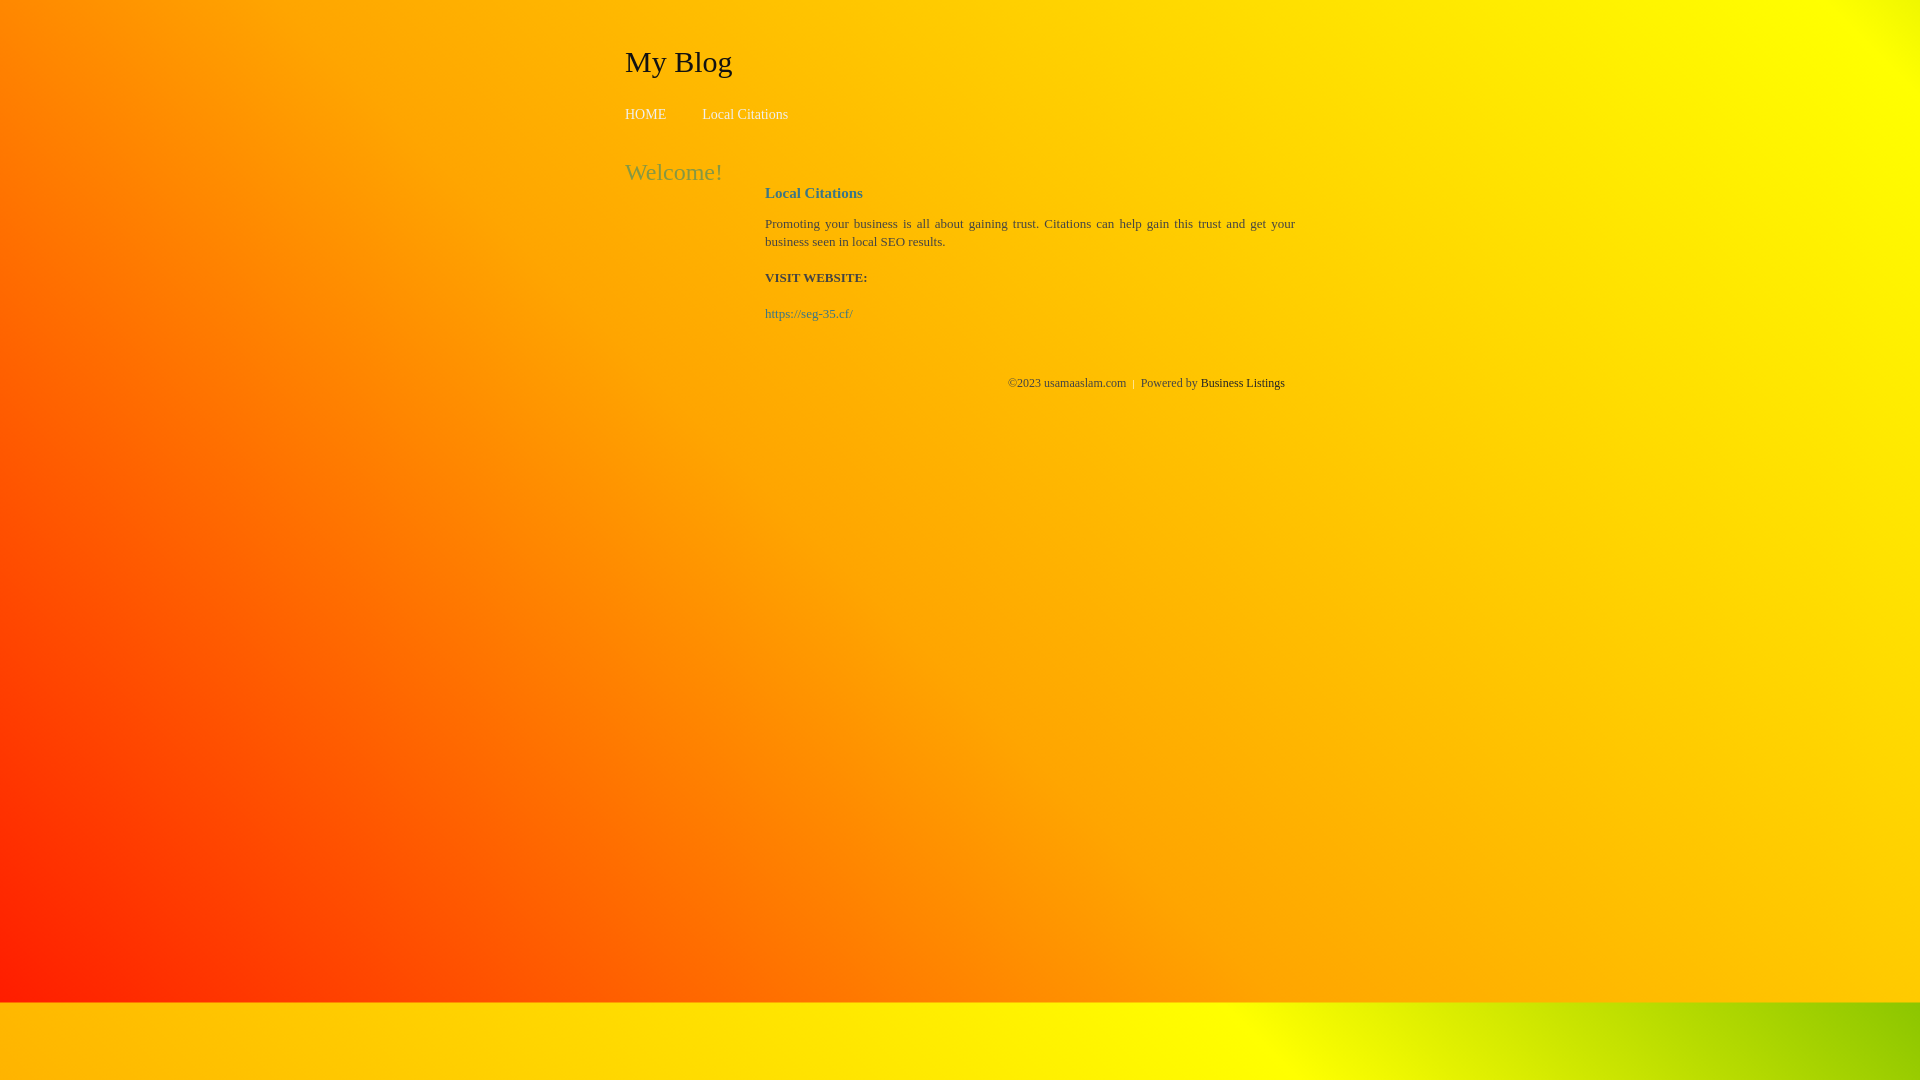 The image size is (1920, 1080). I want to click on 'Local Citations', so click(743, 114).